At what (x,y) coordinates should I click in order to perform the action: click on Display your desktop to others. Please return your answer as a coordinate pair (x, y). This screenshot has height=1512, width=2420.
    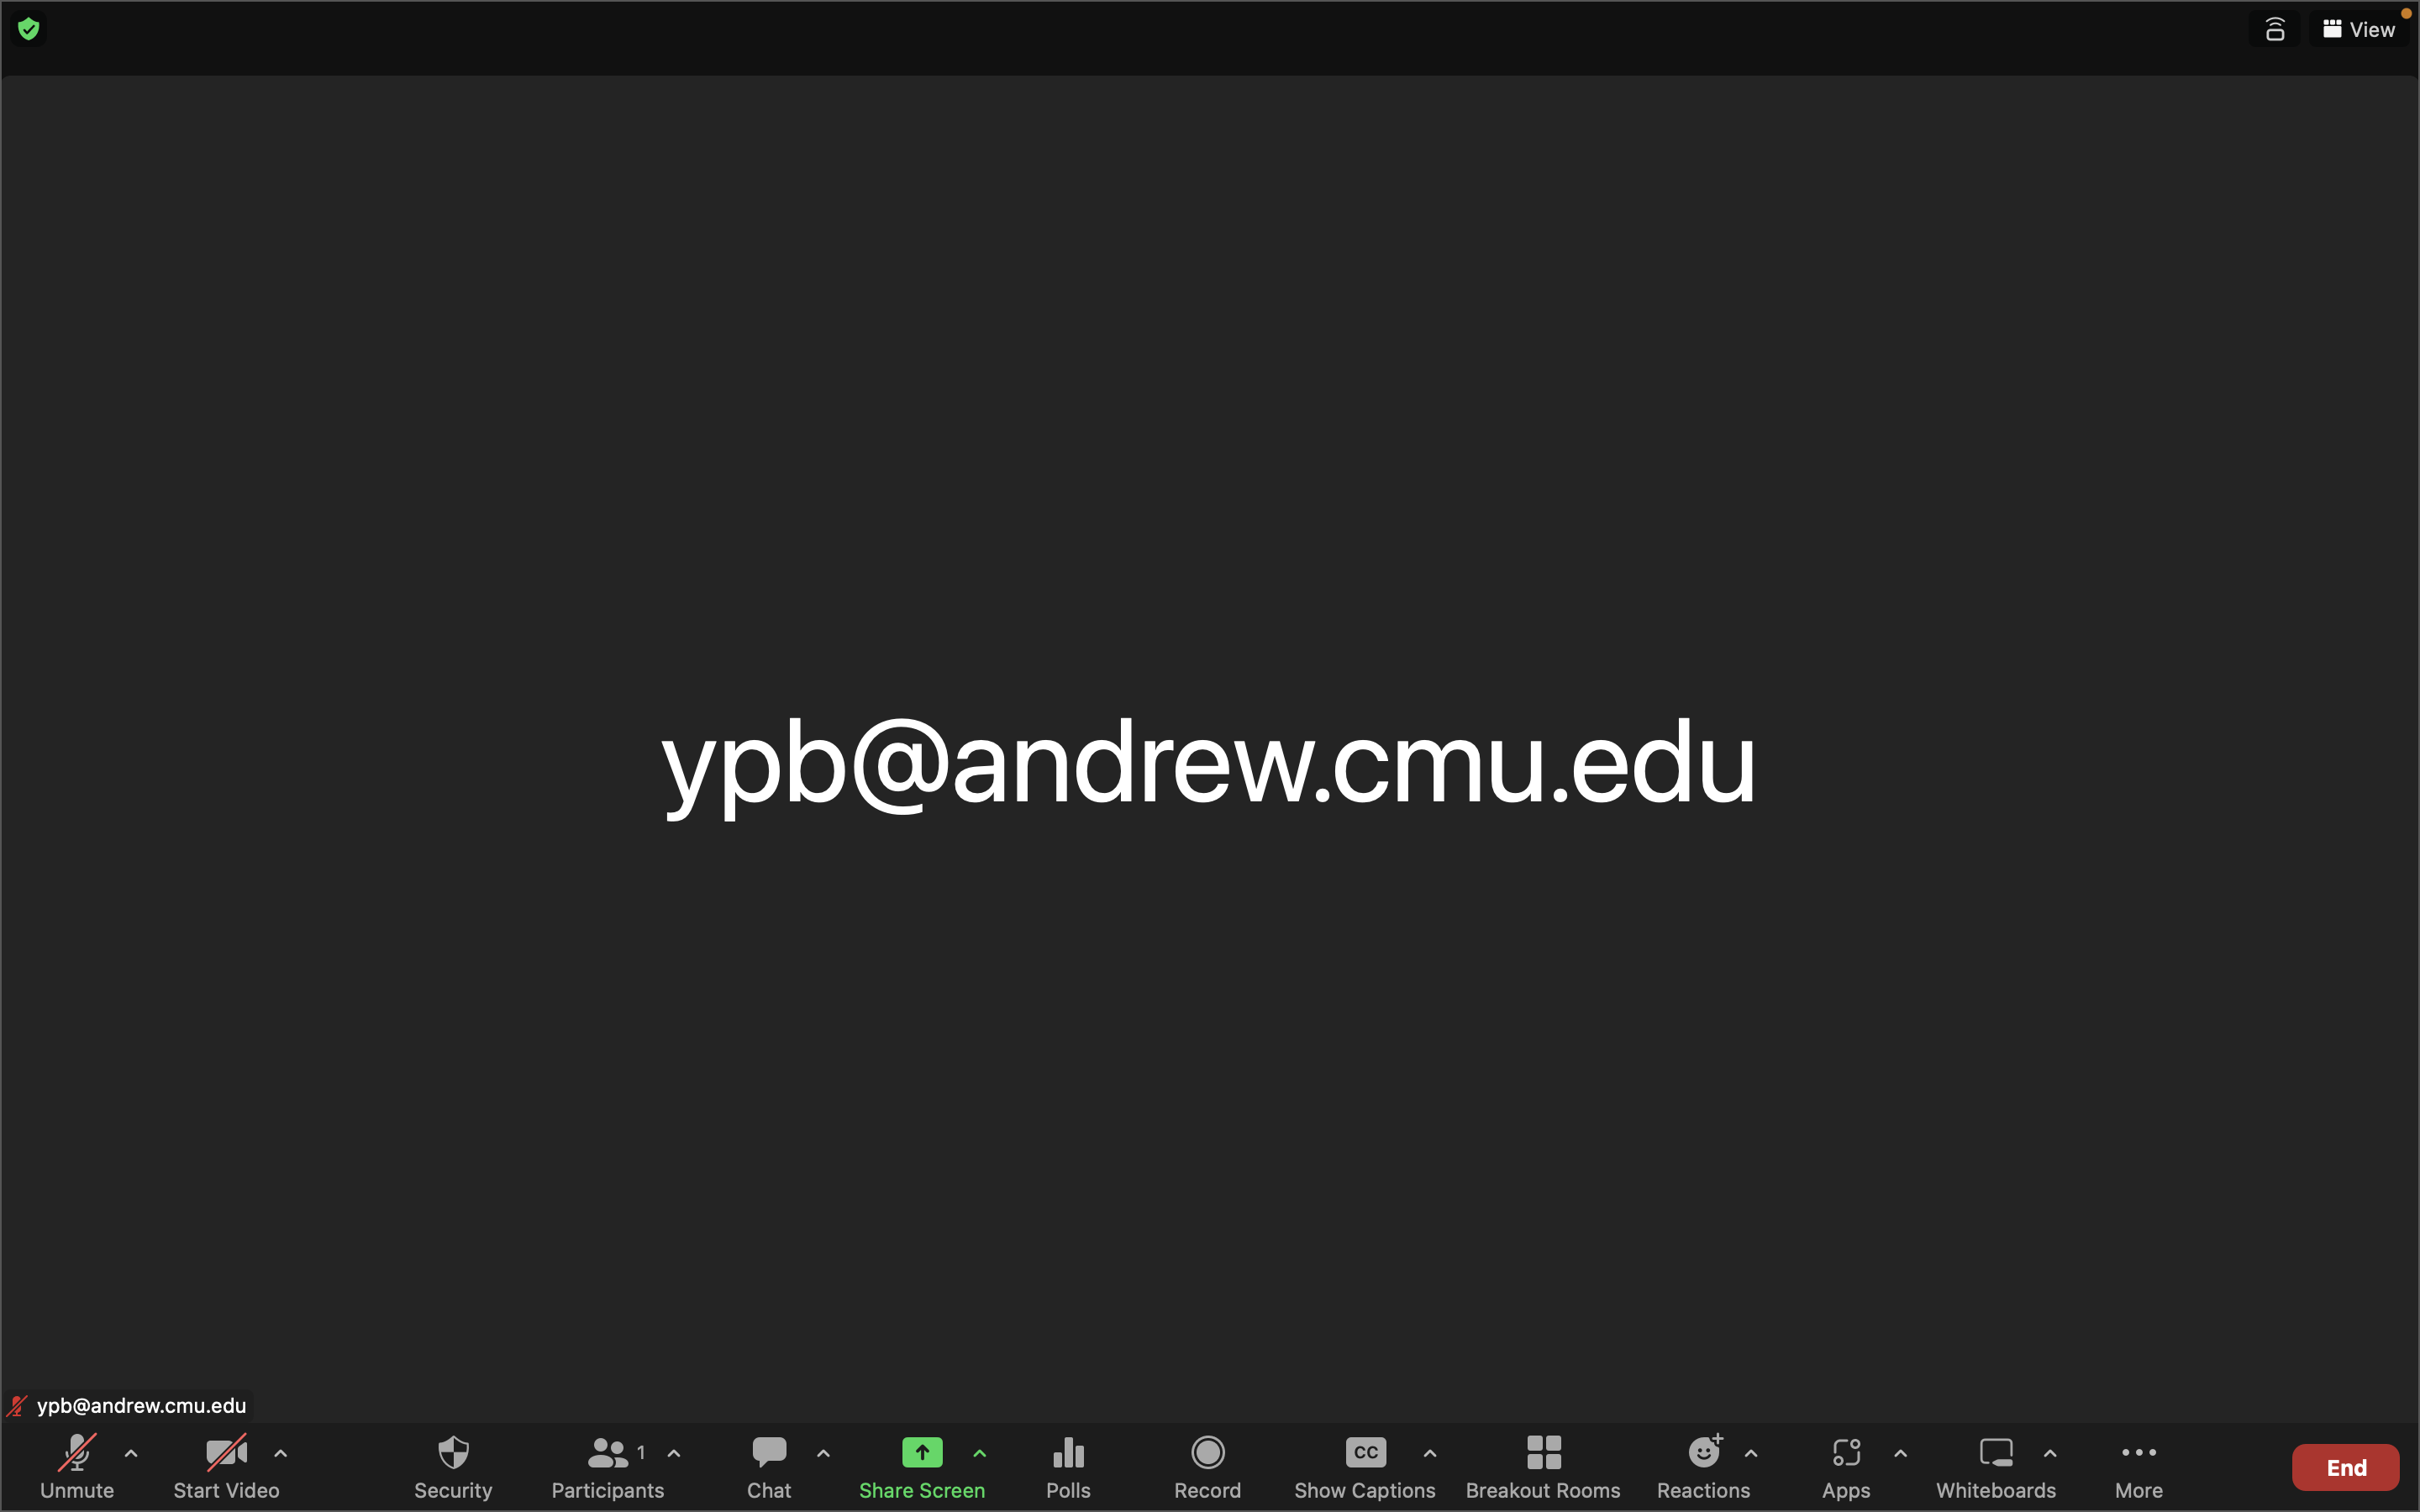
    Looking at the image, I should click on (915, 1463).